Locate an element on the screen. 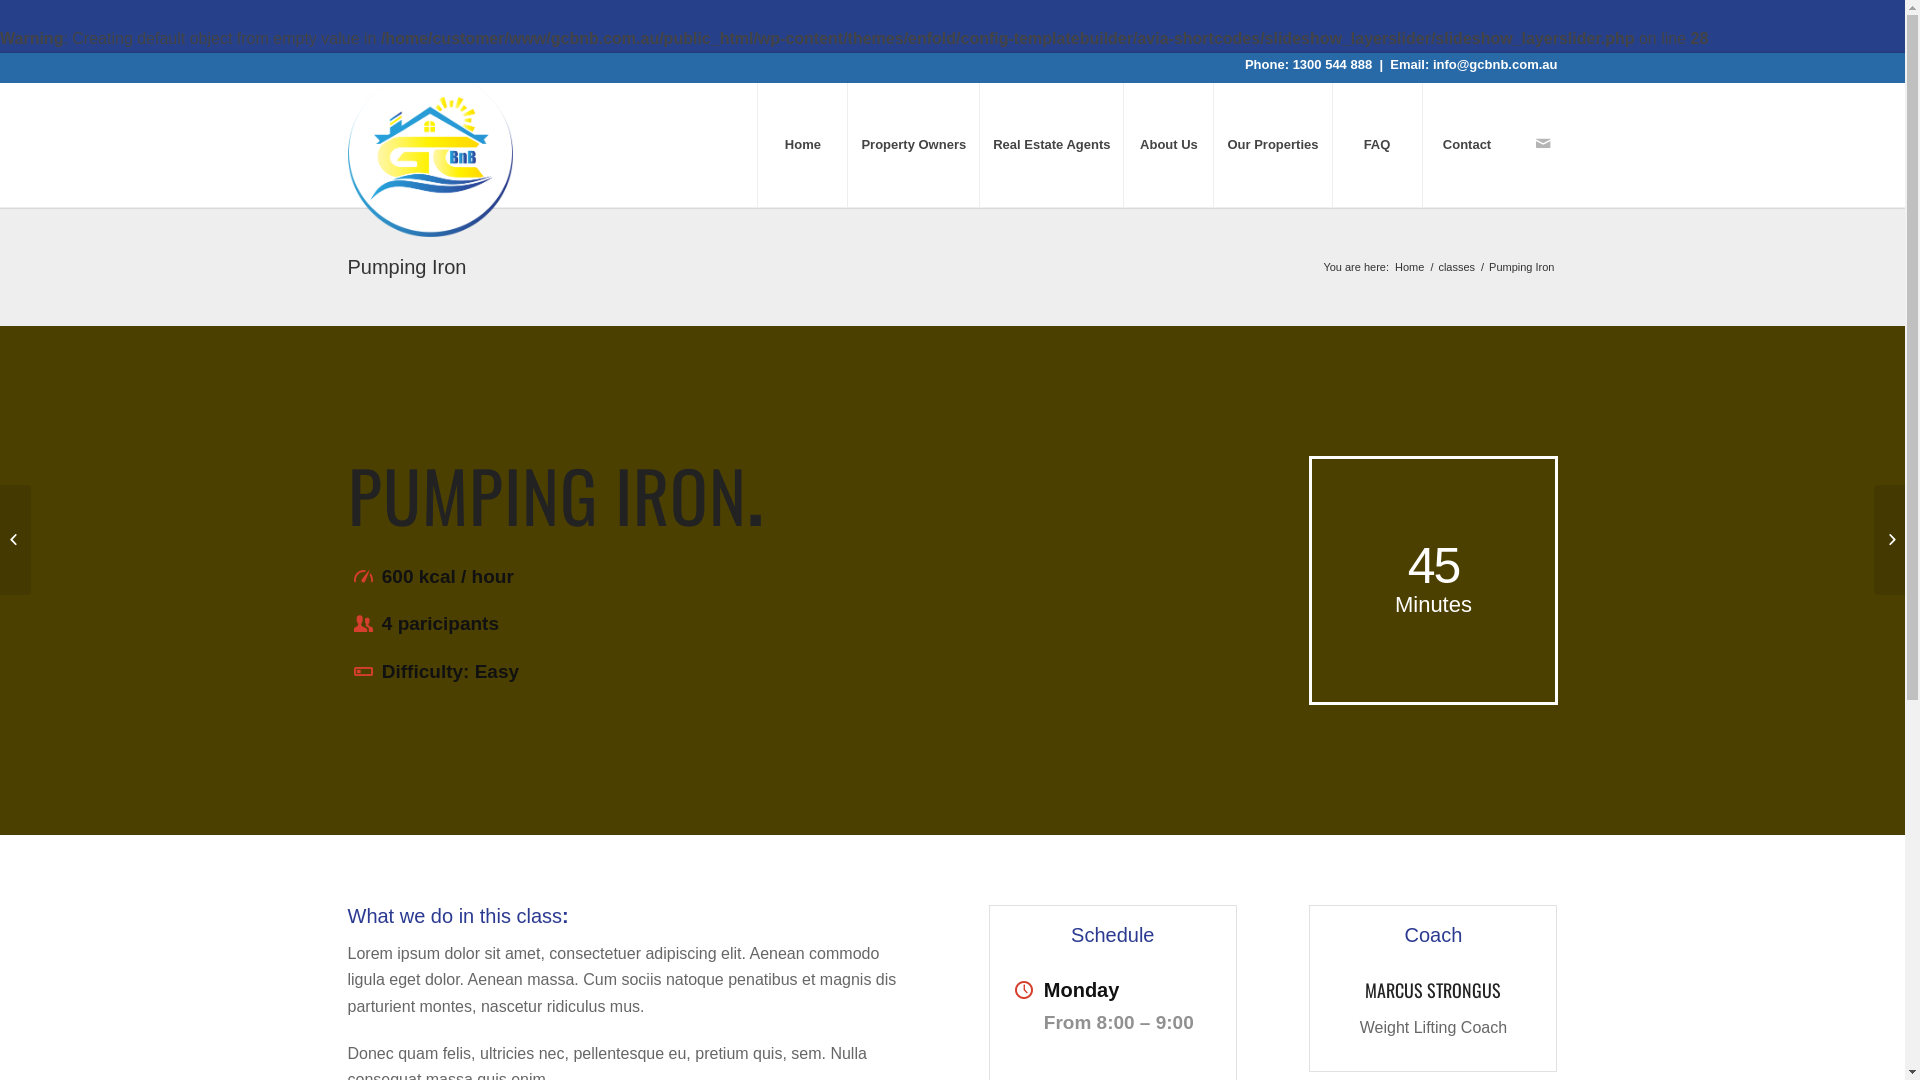 Image resolution: width=1920 pixels, height=1080 pixels. 'FAQ' is located at coordinates (1376, 143).